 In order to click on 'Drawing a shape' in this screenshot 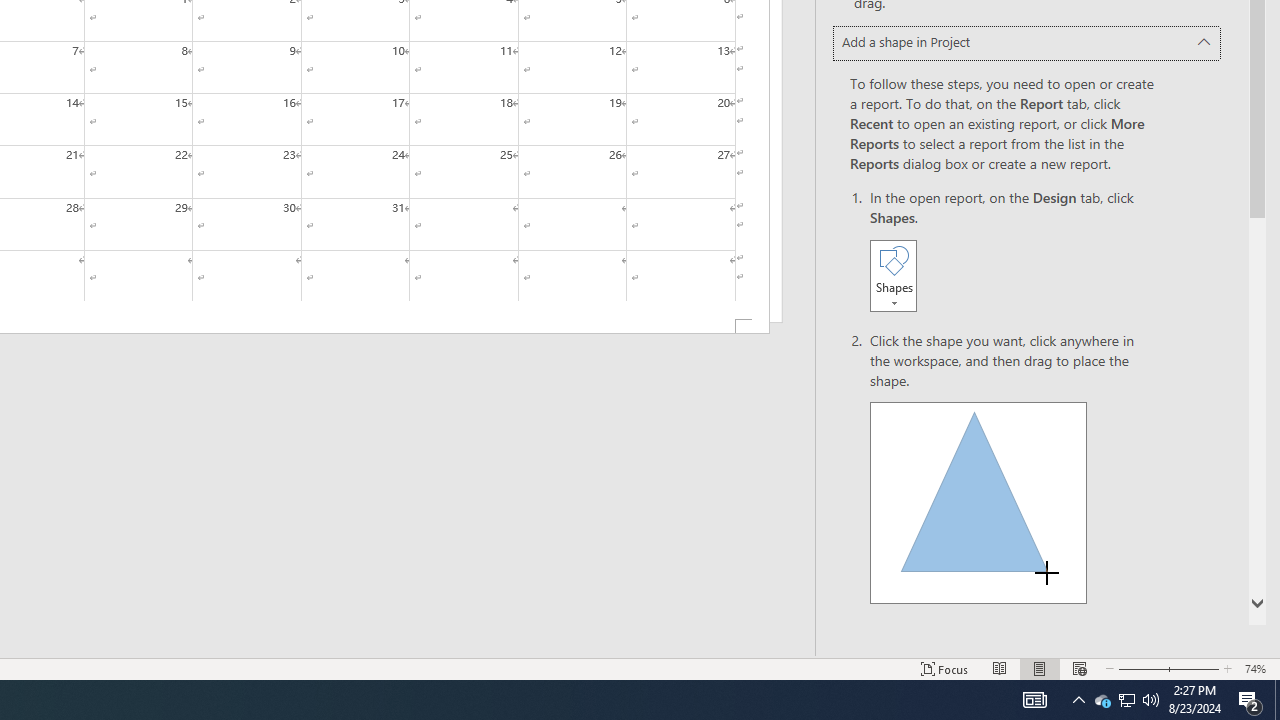, I will do `click(978, 501)`.